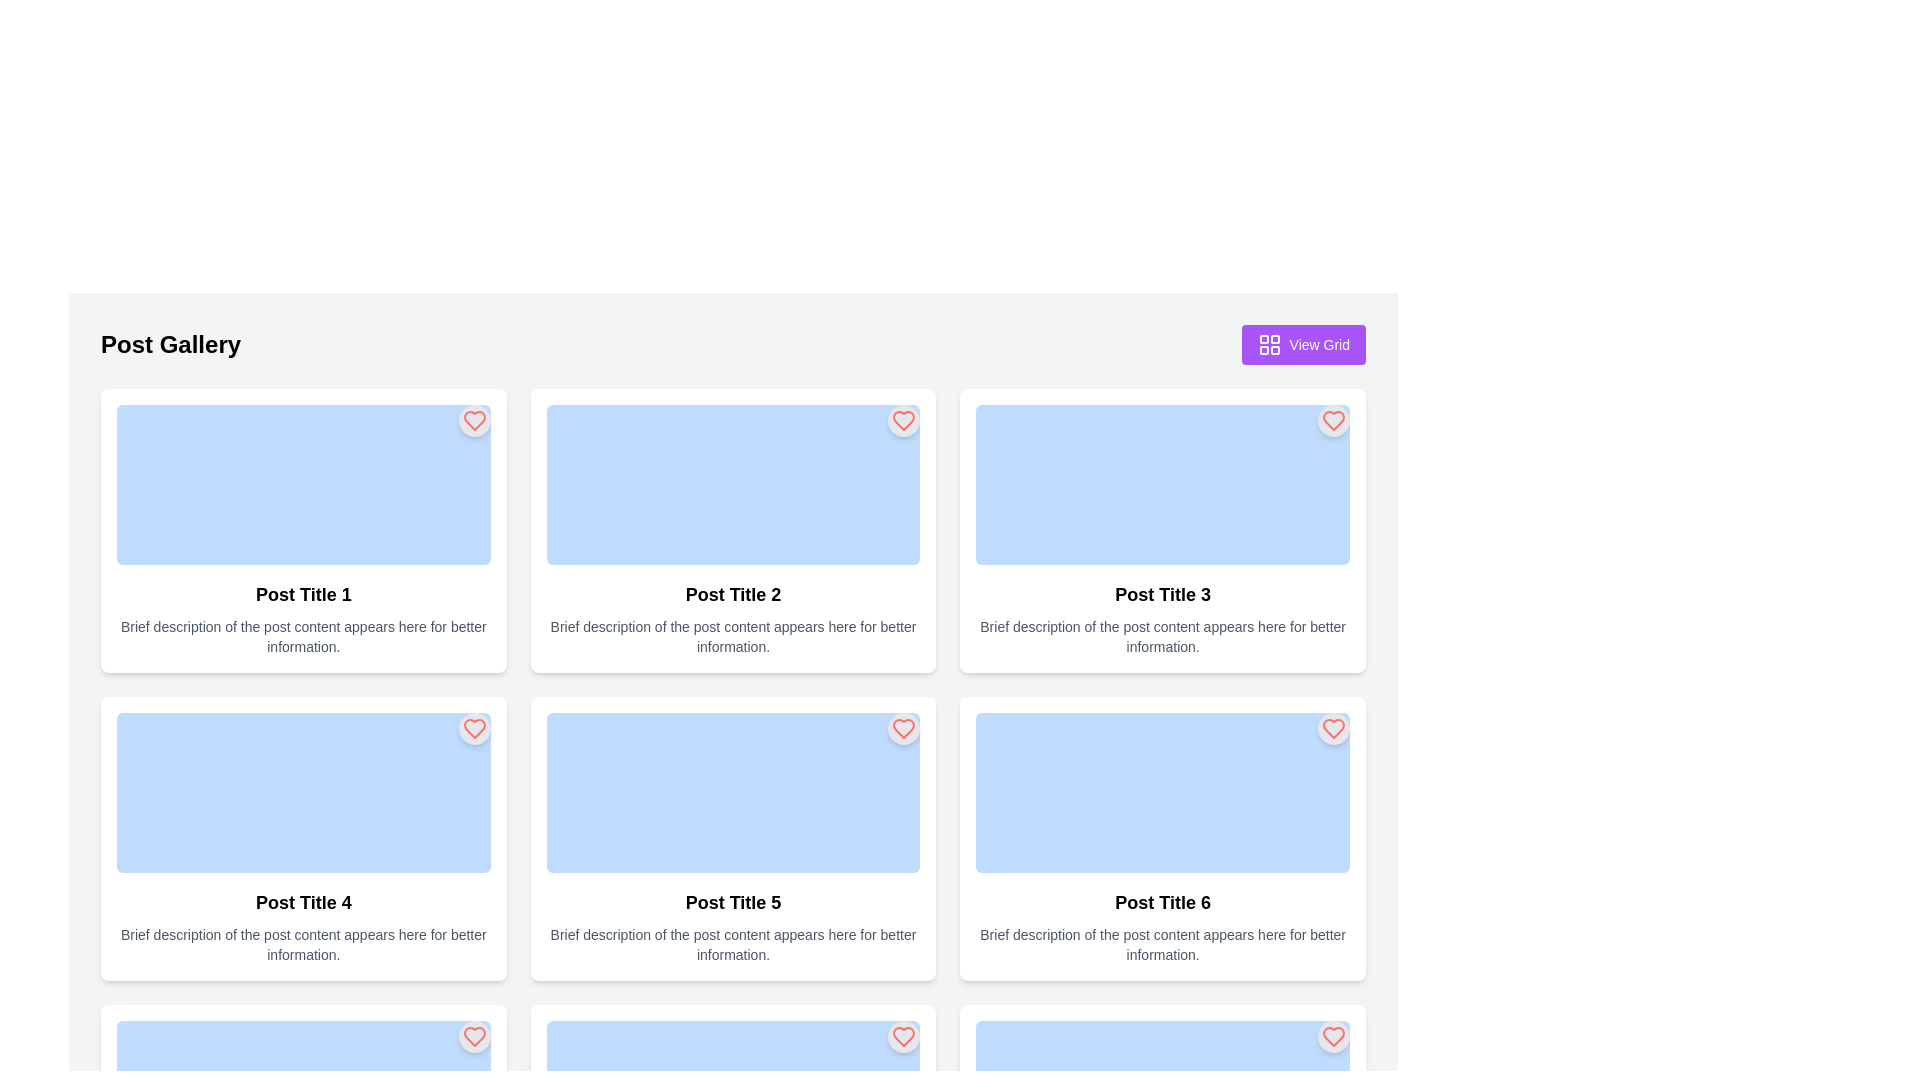 Image resolution: width=1920 pixels, height=1080 pixels. Describe the element at coordinates (1334, 419) in the screenshot. I see `the favorite button located in the top-right corner of the 'Post Title 3' card to favorite the associated post` at that location.